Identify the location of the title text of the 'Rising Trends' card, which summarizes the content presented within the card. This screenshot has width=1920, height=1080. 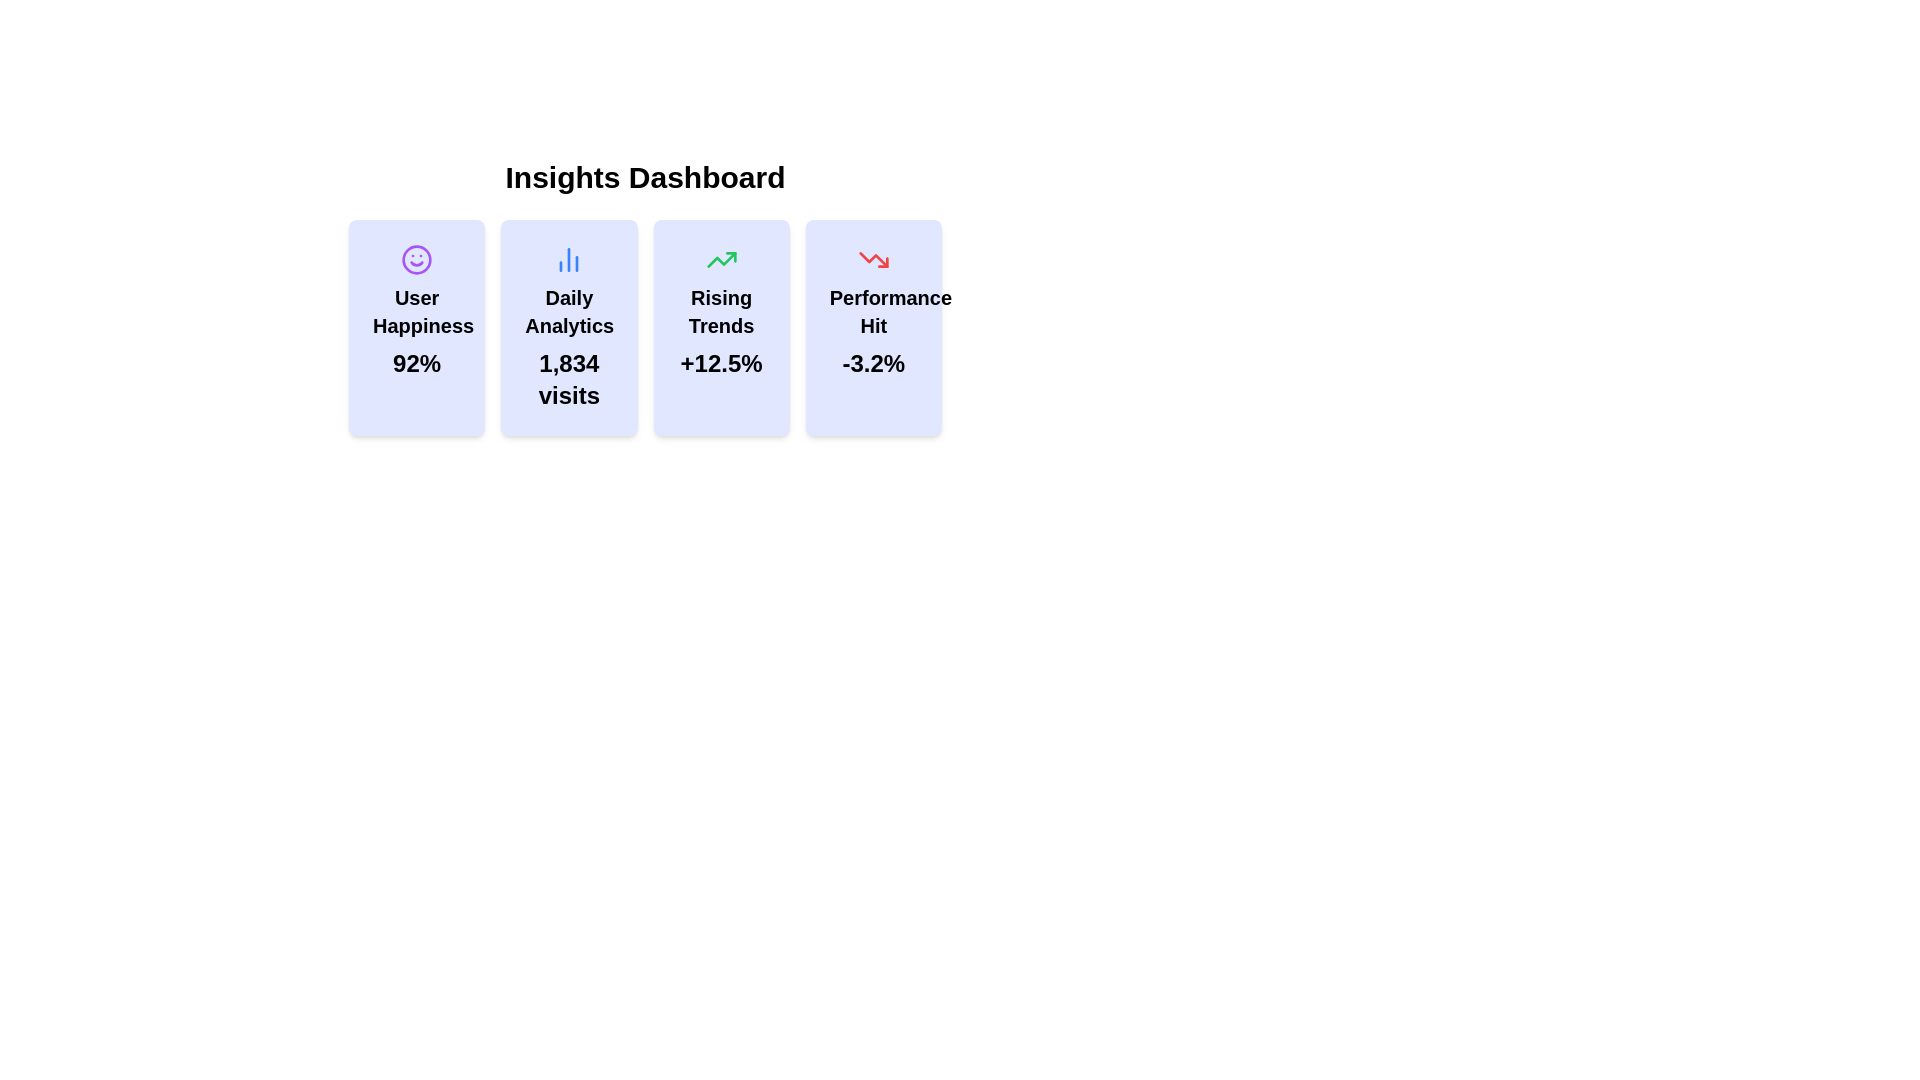
(720, 312).